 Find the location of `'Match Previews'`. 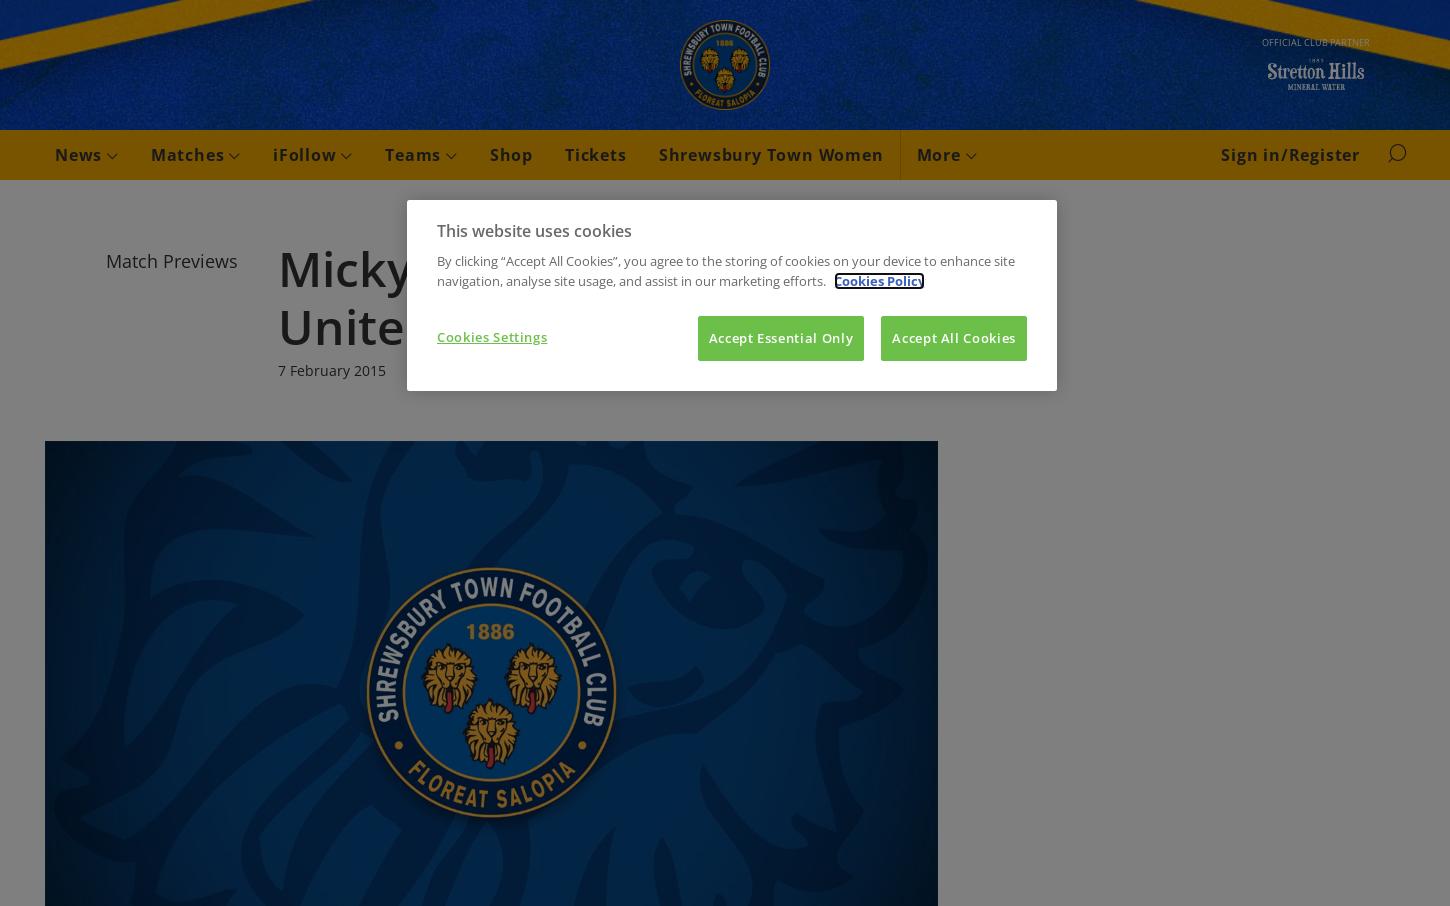

'Match Previews' is located at coordinates (170, 261).